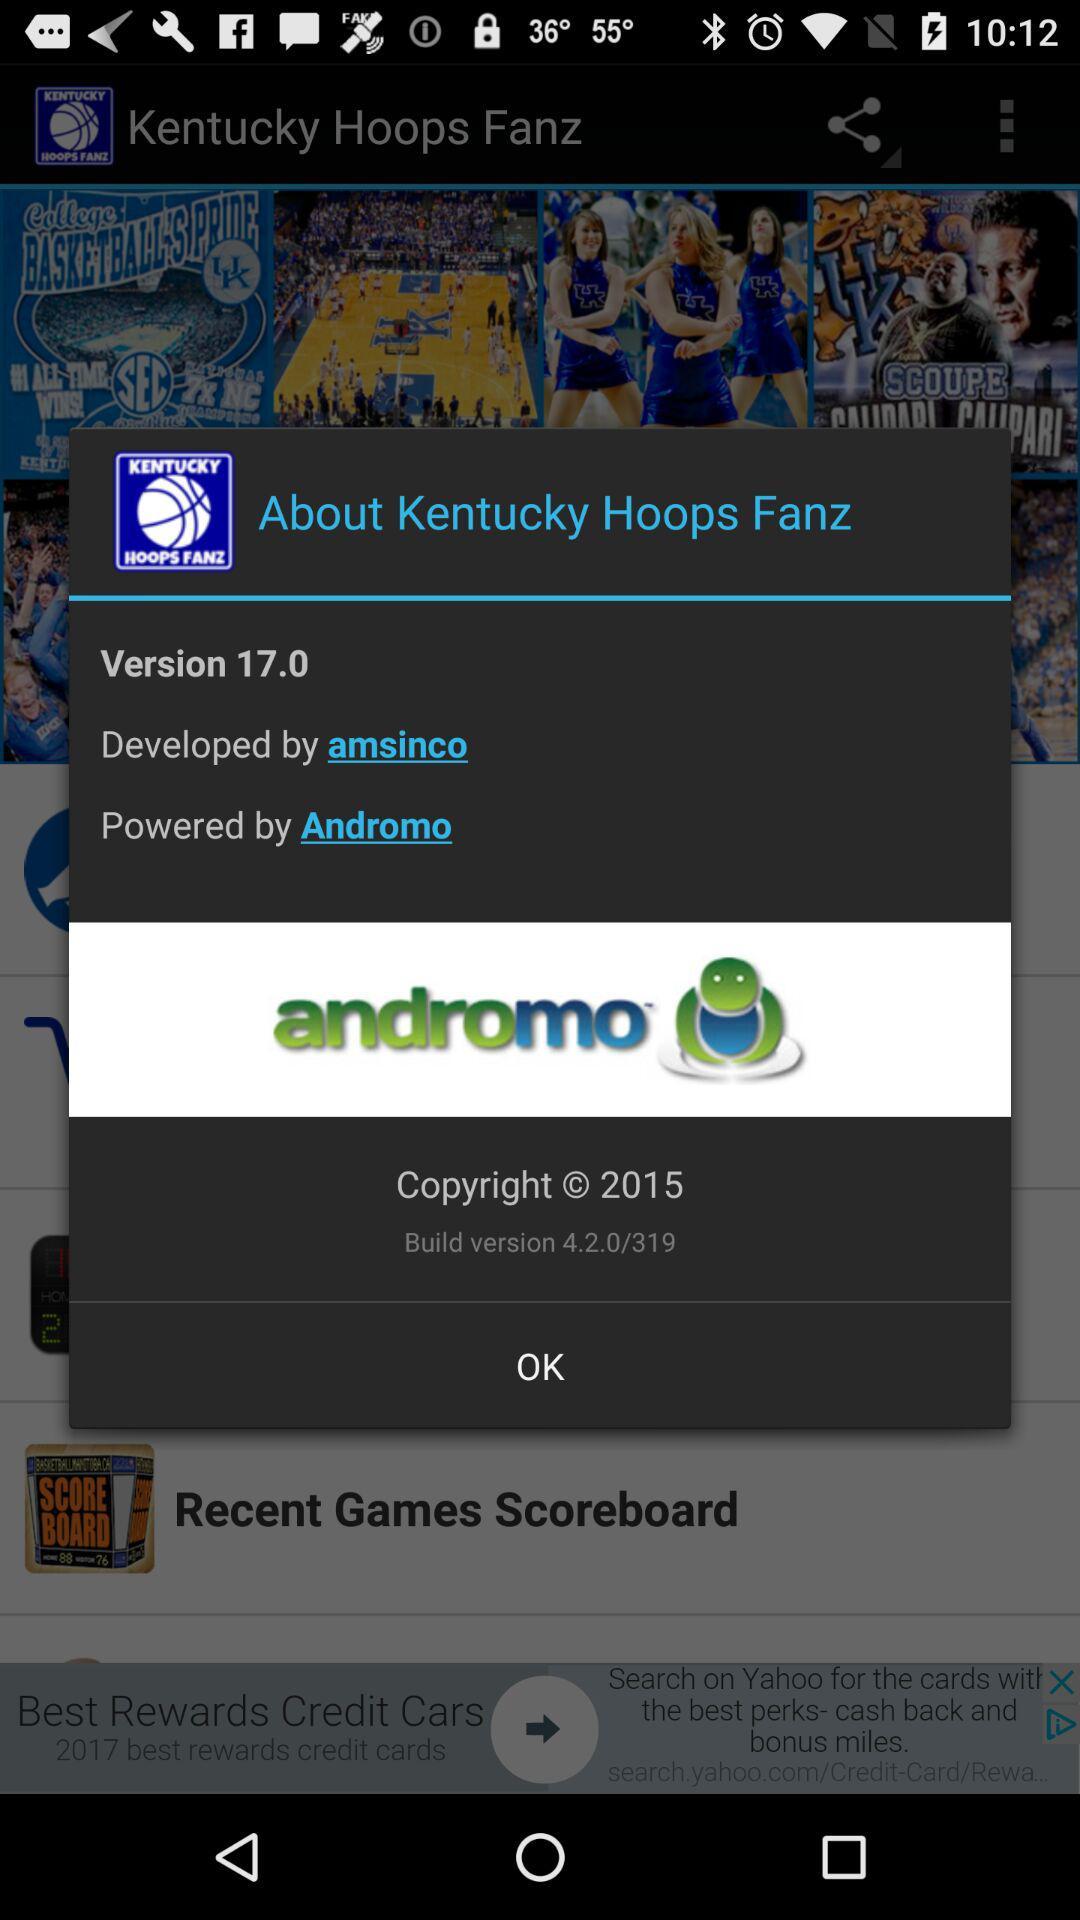 The width and height of the screenshot is (1080, 1920). I want to click on item below build version 4 item, so click(540, 1364).